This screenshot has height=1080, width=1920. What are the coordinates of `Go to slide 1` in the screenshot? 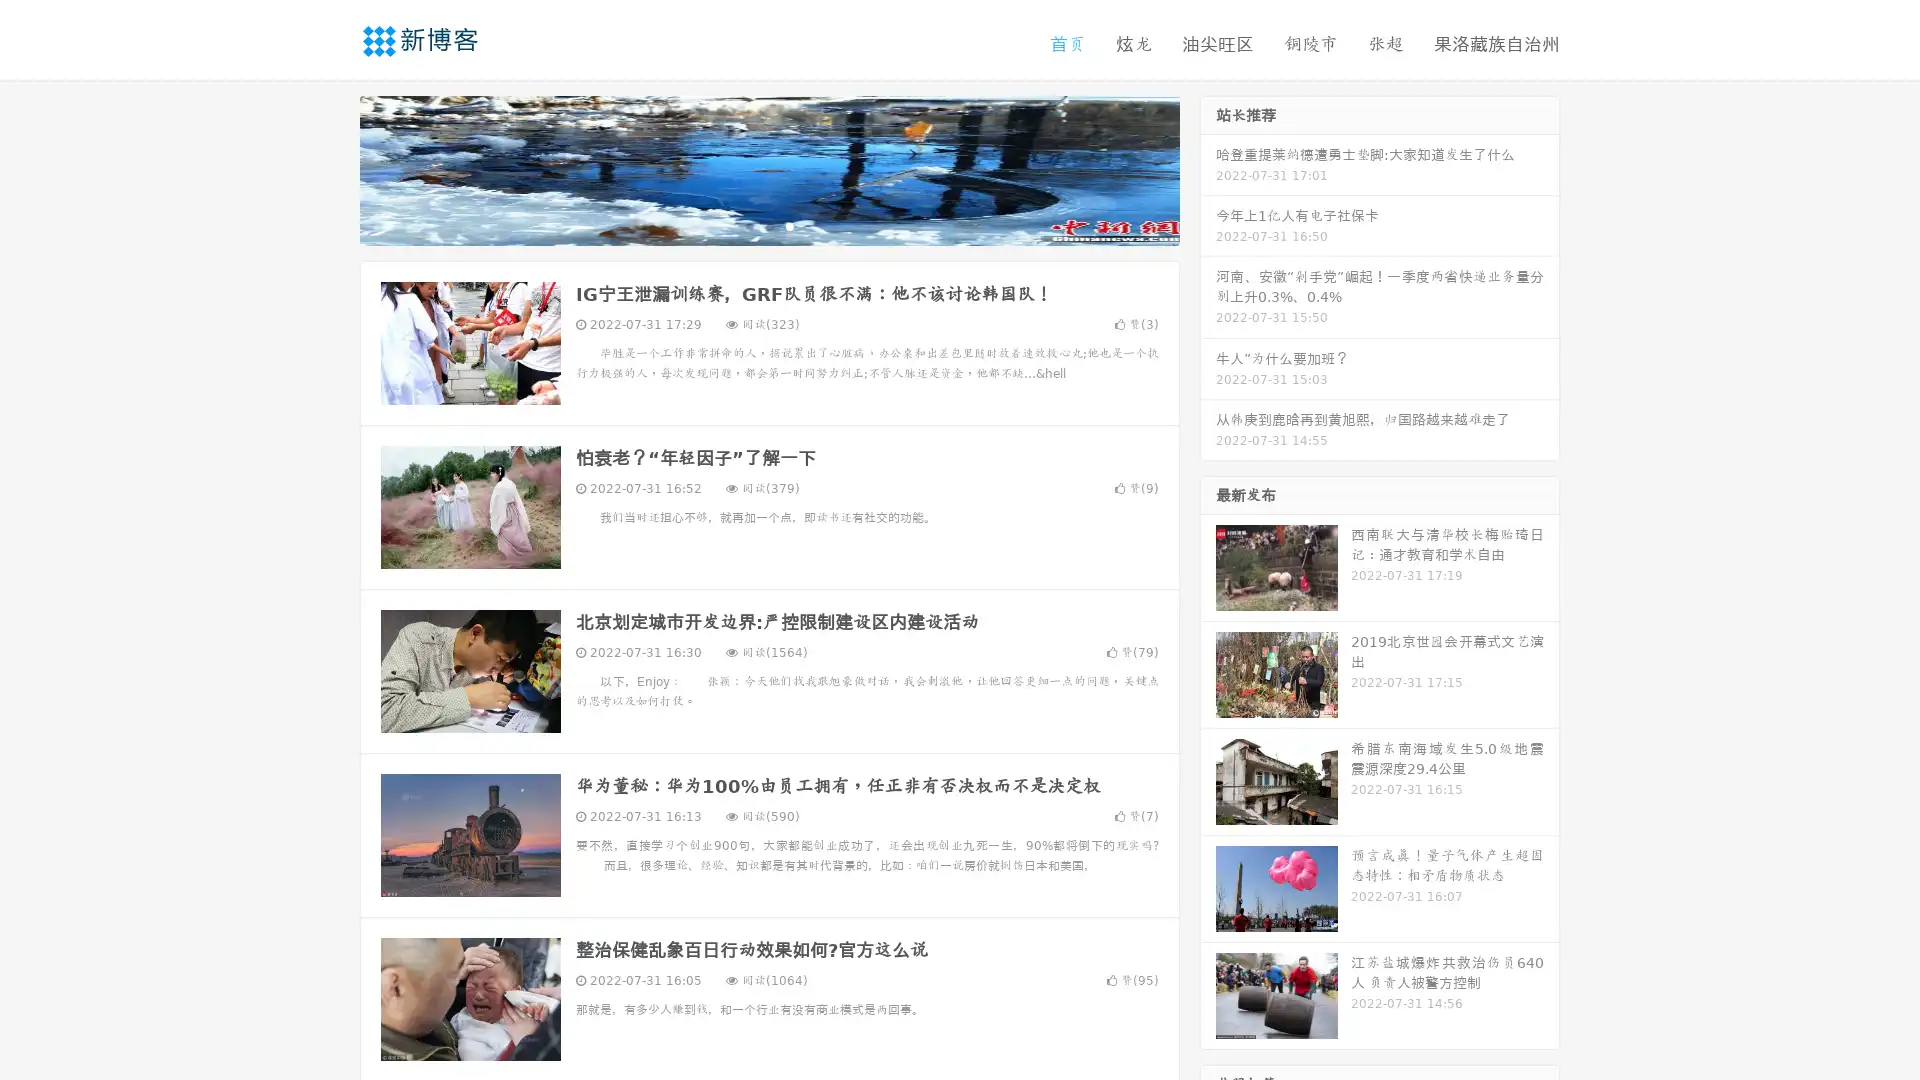 It's located at (748, 225).